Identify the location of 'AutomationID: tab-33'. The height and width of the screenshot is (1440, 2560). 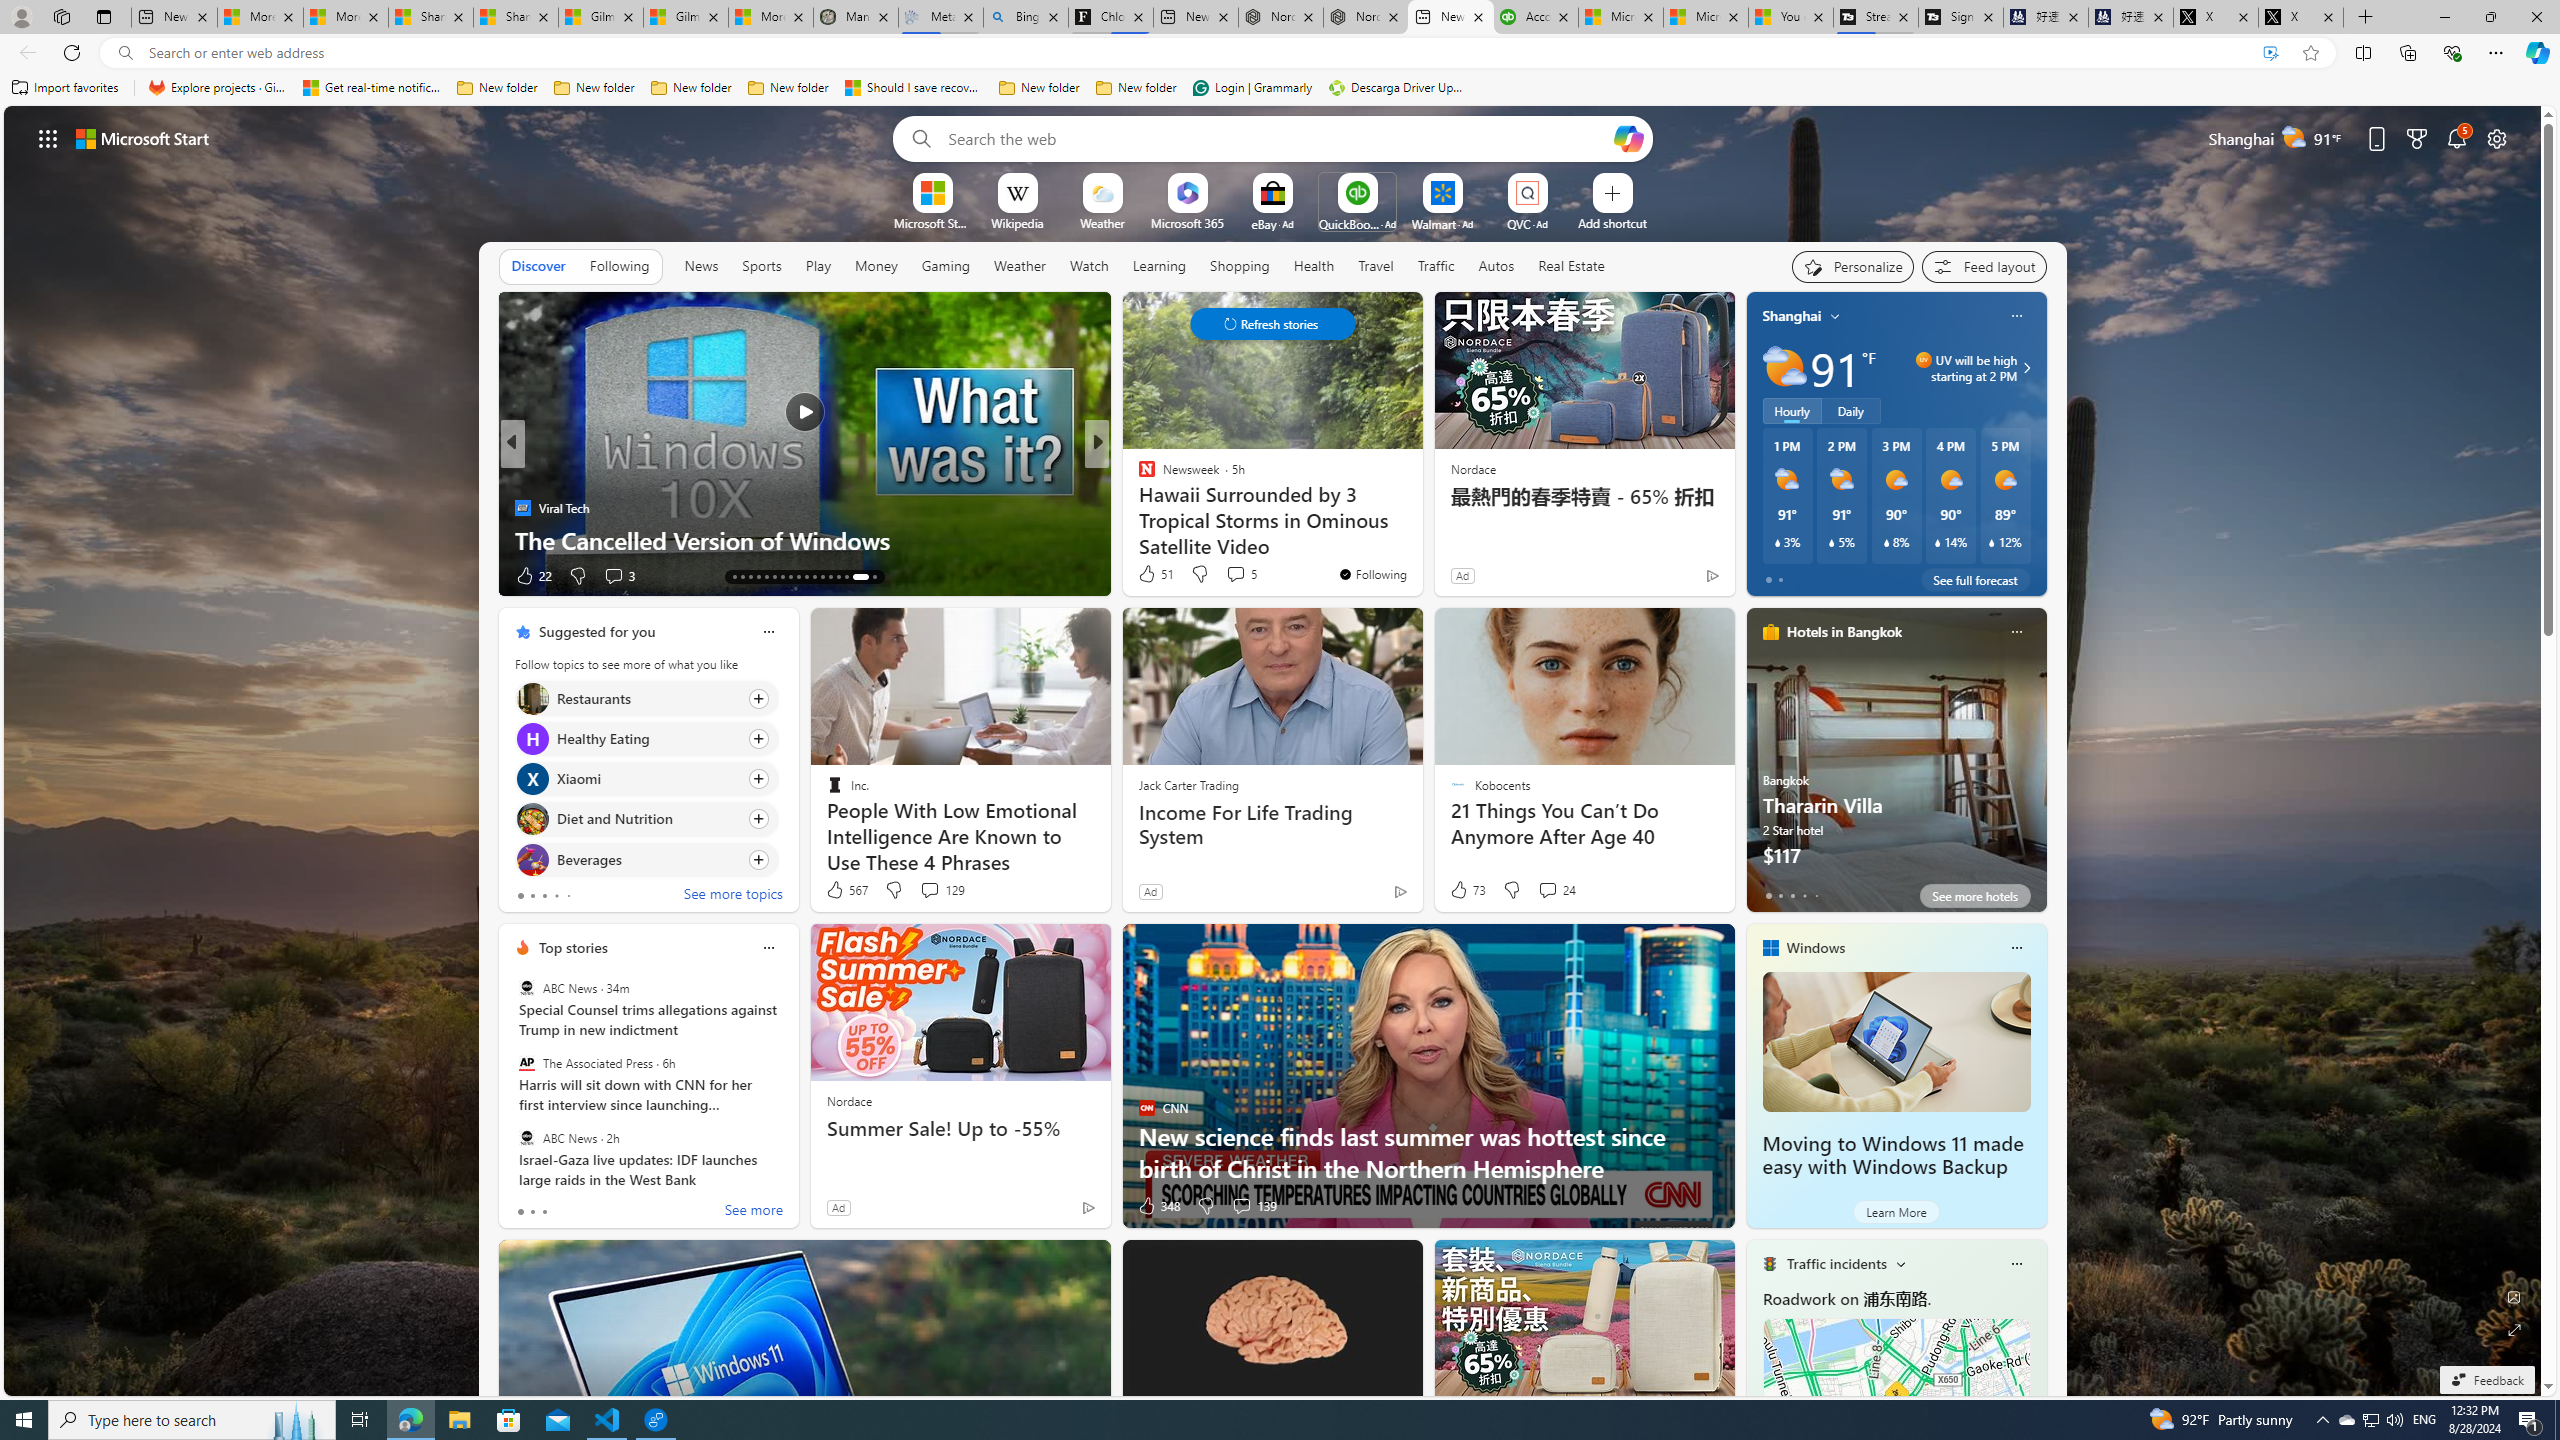
(873, 577).